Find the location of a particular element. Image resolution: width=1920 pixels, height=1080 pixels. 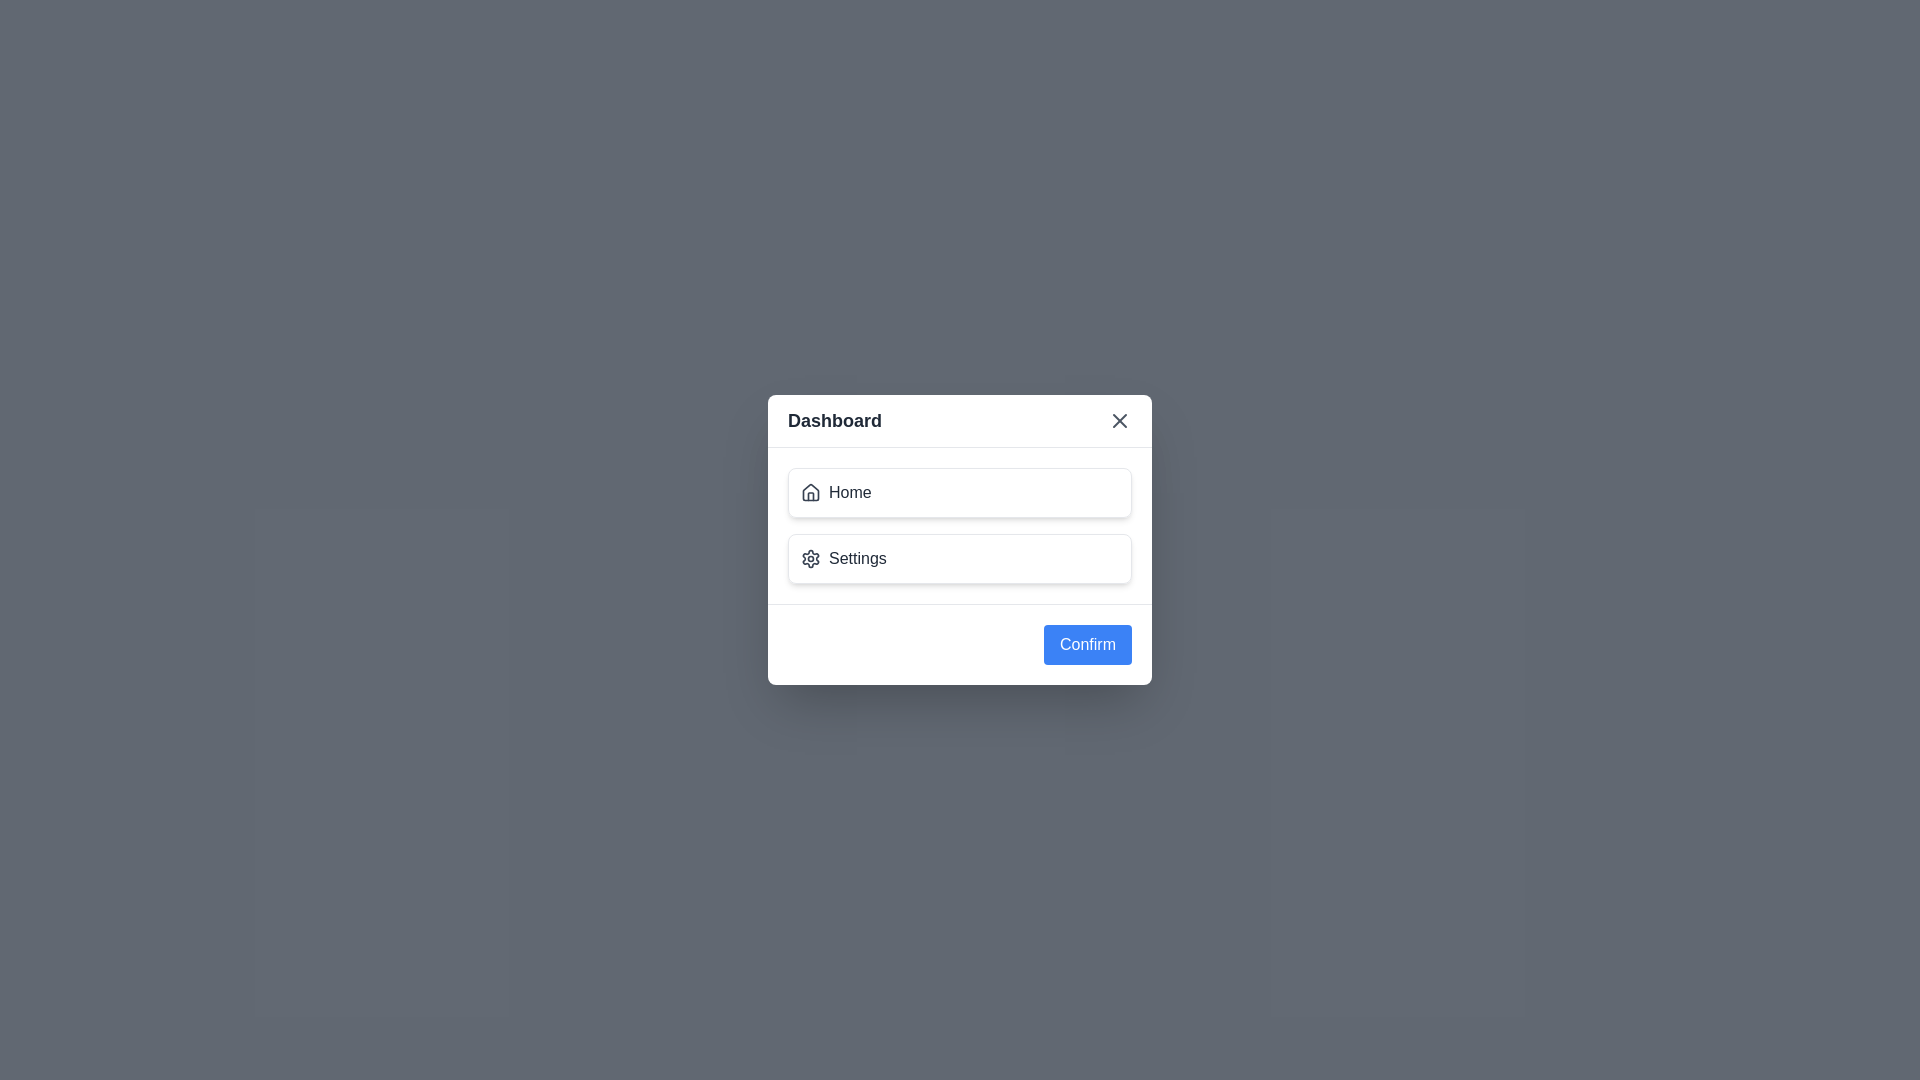

the close button (X icon) to close the dialog is located at coordinates (1118, 419).